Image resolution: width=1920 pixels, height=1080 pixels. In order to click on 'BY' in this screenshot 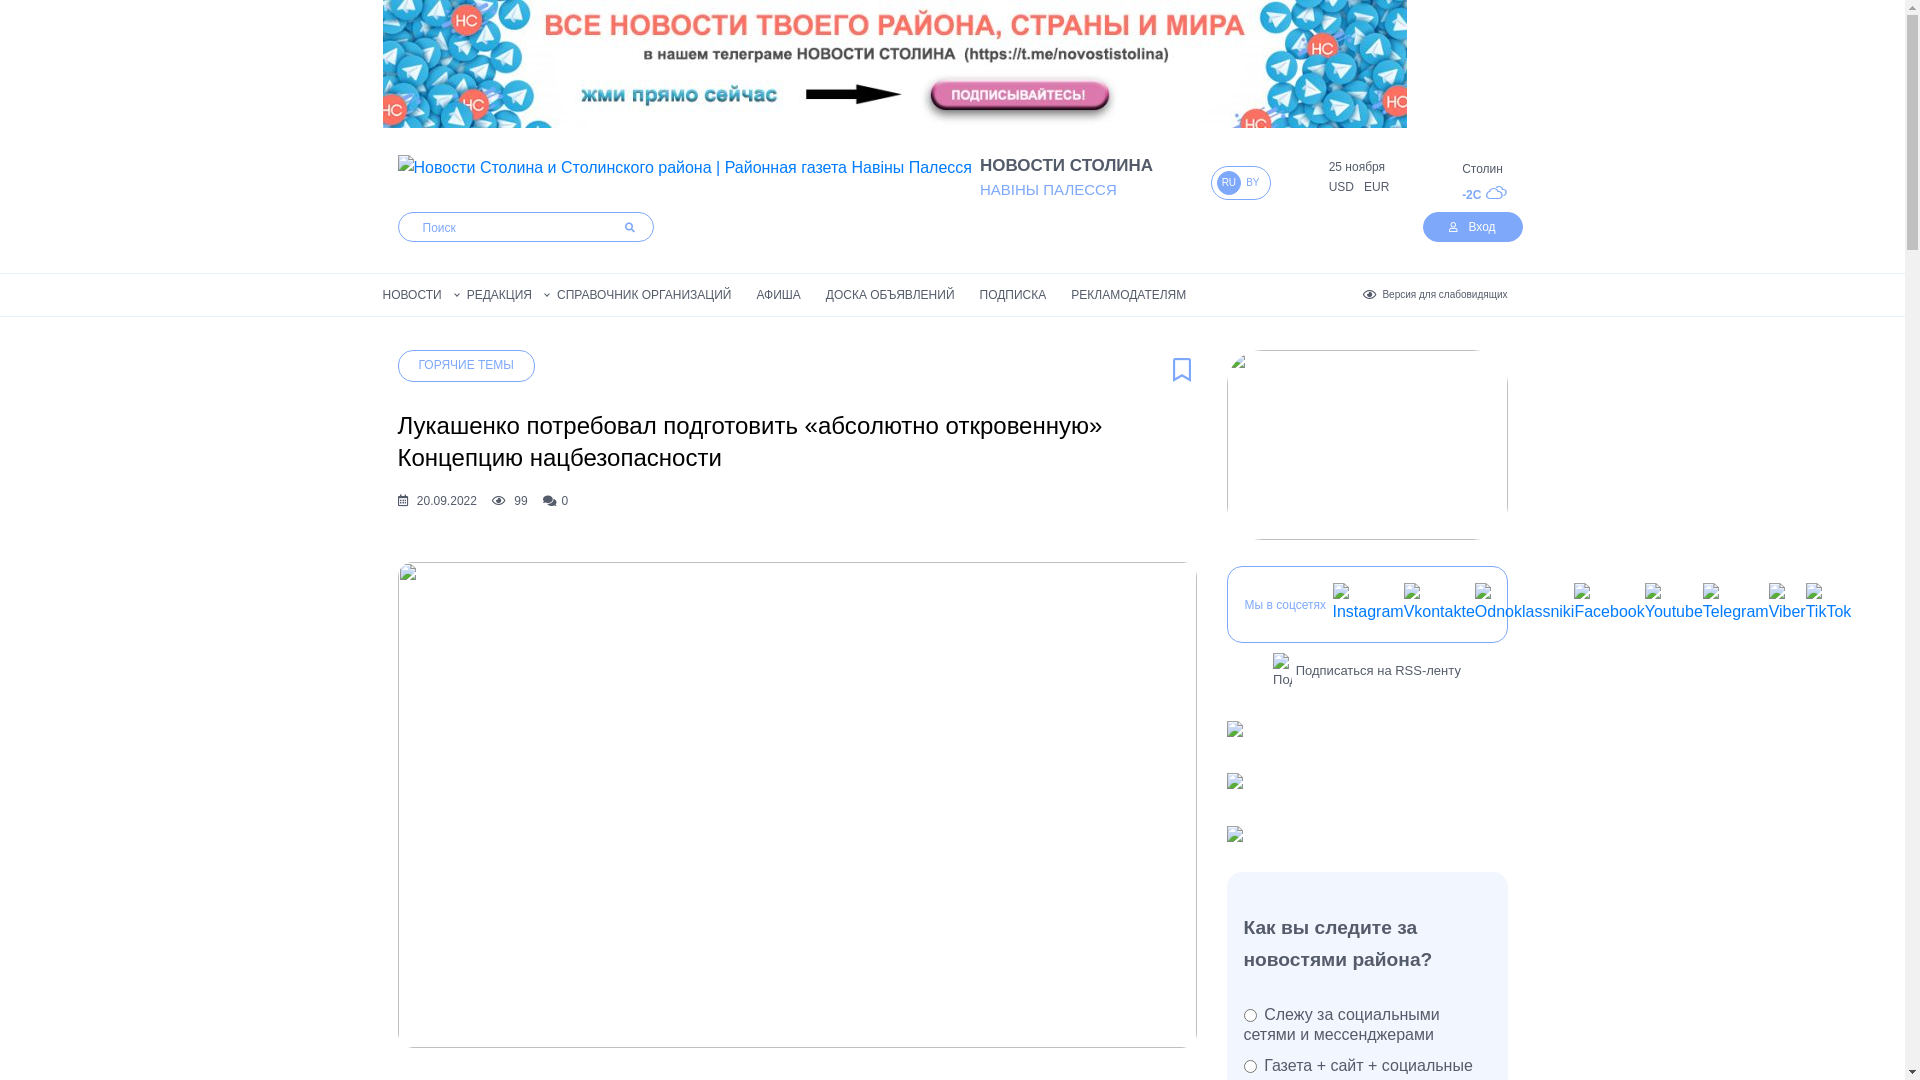, I will do `click(1251, 183)`.